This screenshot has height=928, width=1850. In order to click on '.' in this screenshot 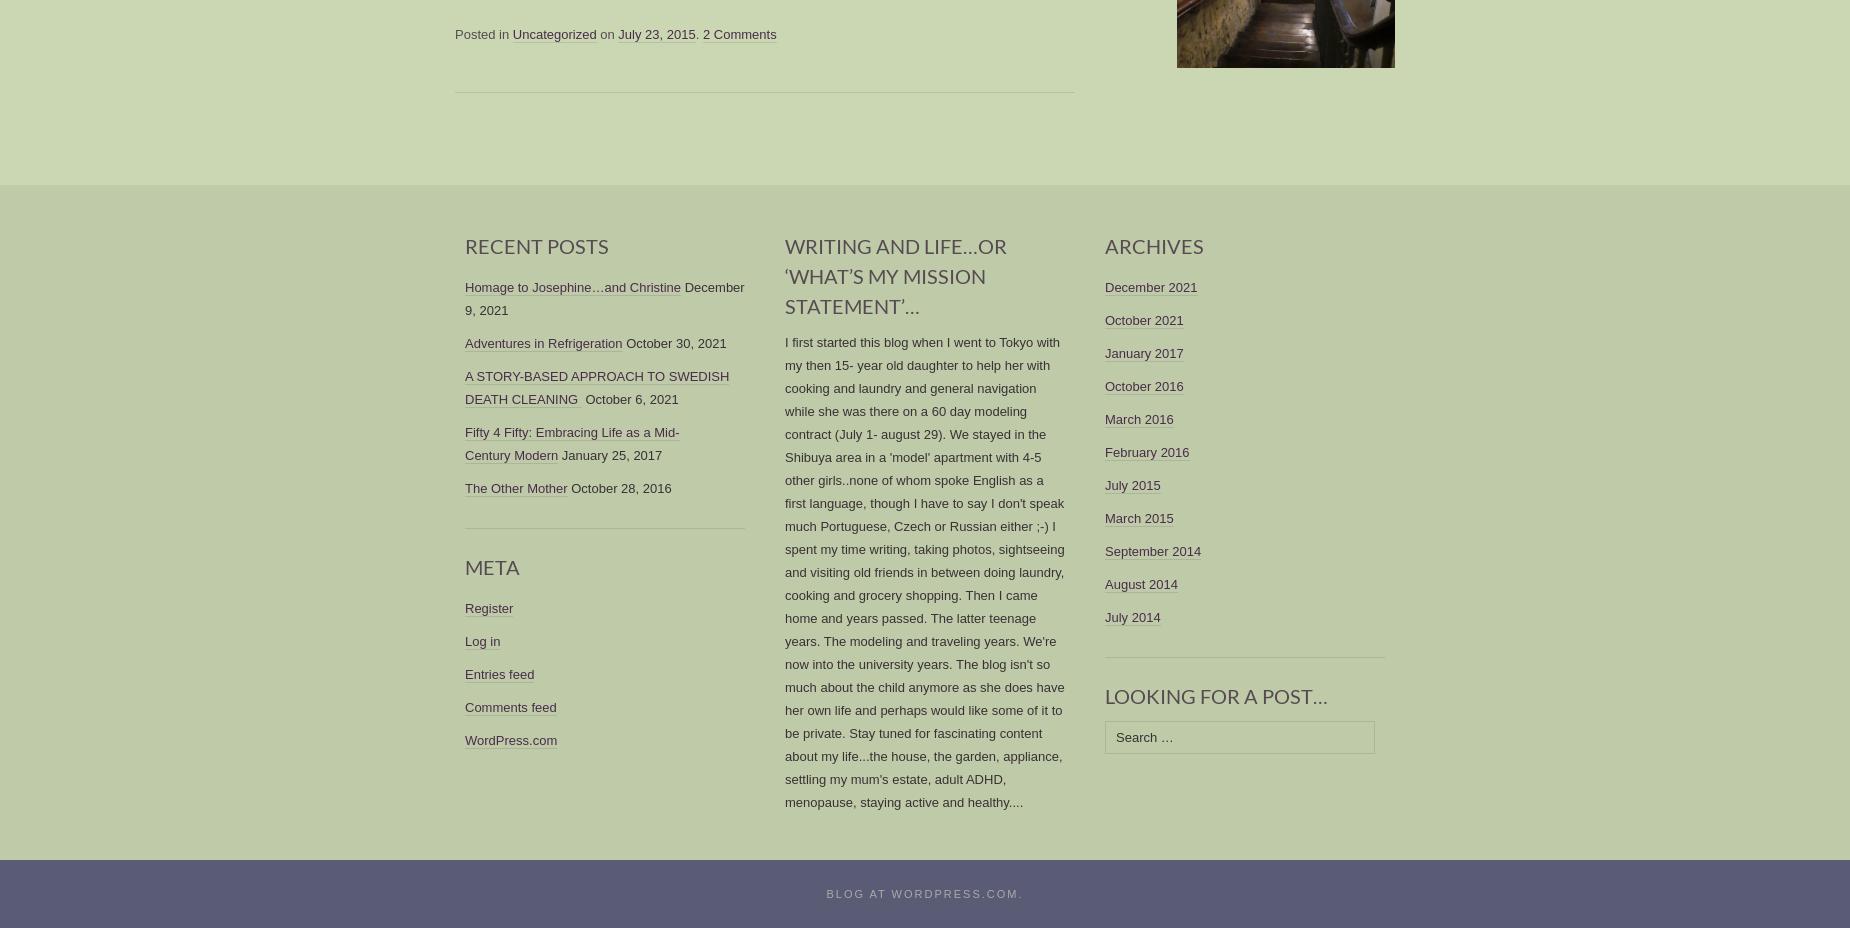, I will do `click(695, 33)`.